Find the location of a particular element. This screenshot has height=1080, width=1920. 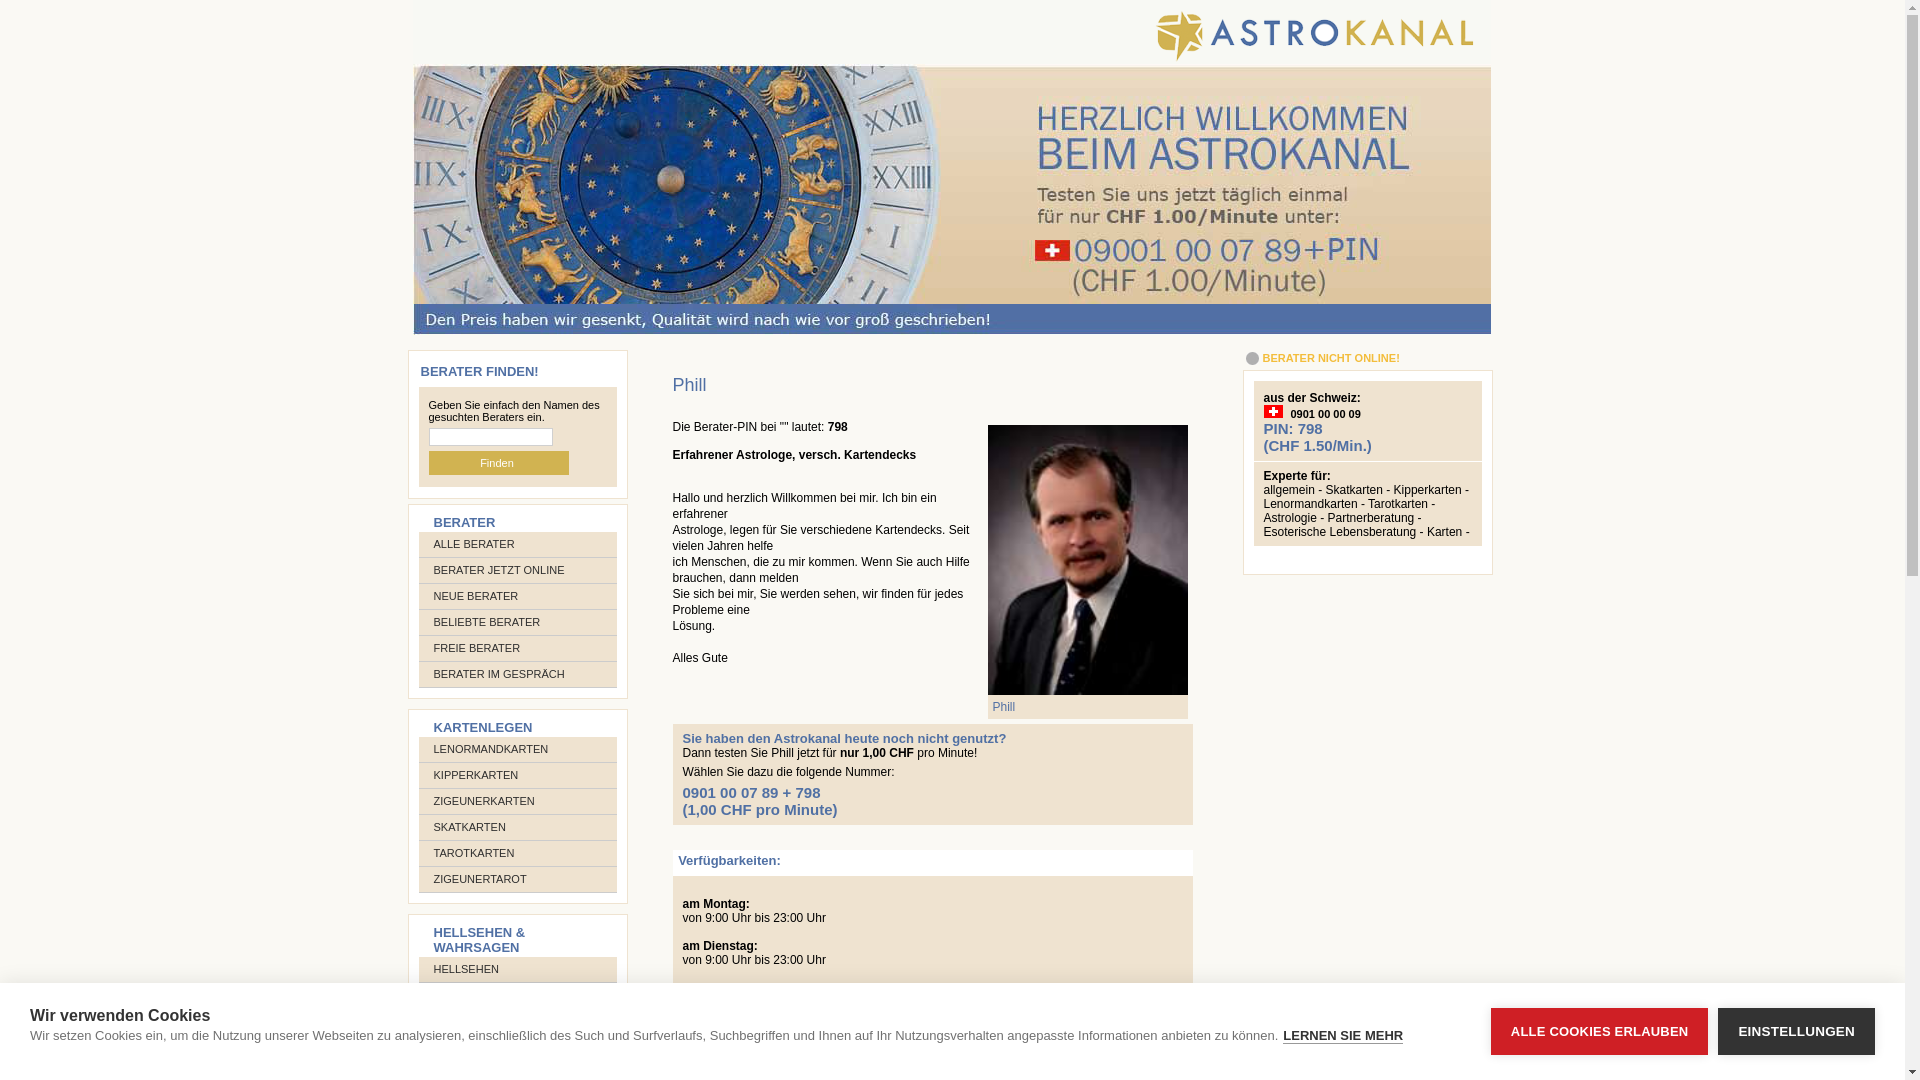

'ALLE COOKIES ERLAUBEN' is located at coordinates (1598, 1031).